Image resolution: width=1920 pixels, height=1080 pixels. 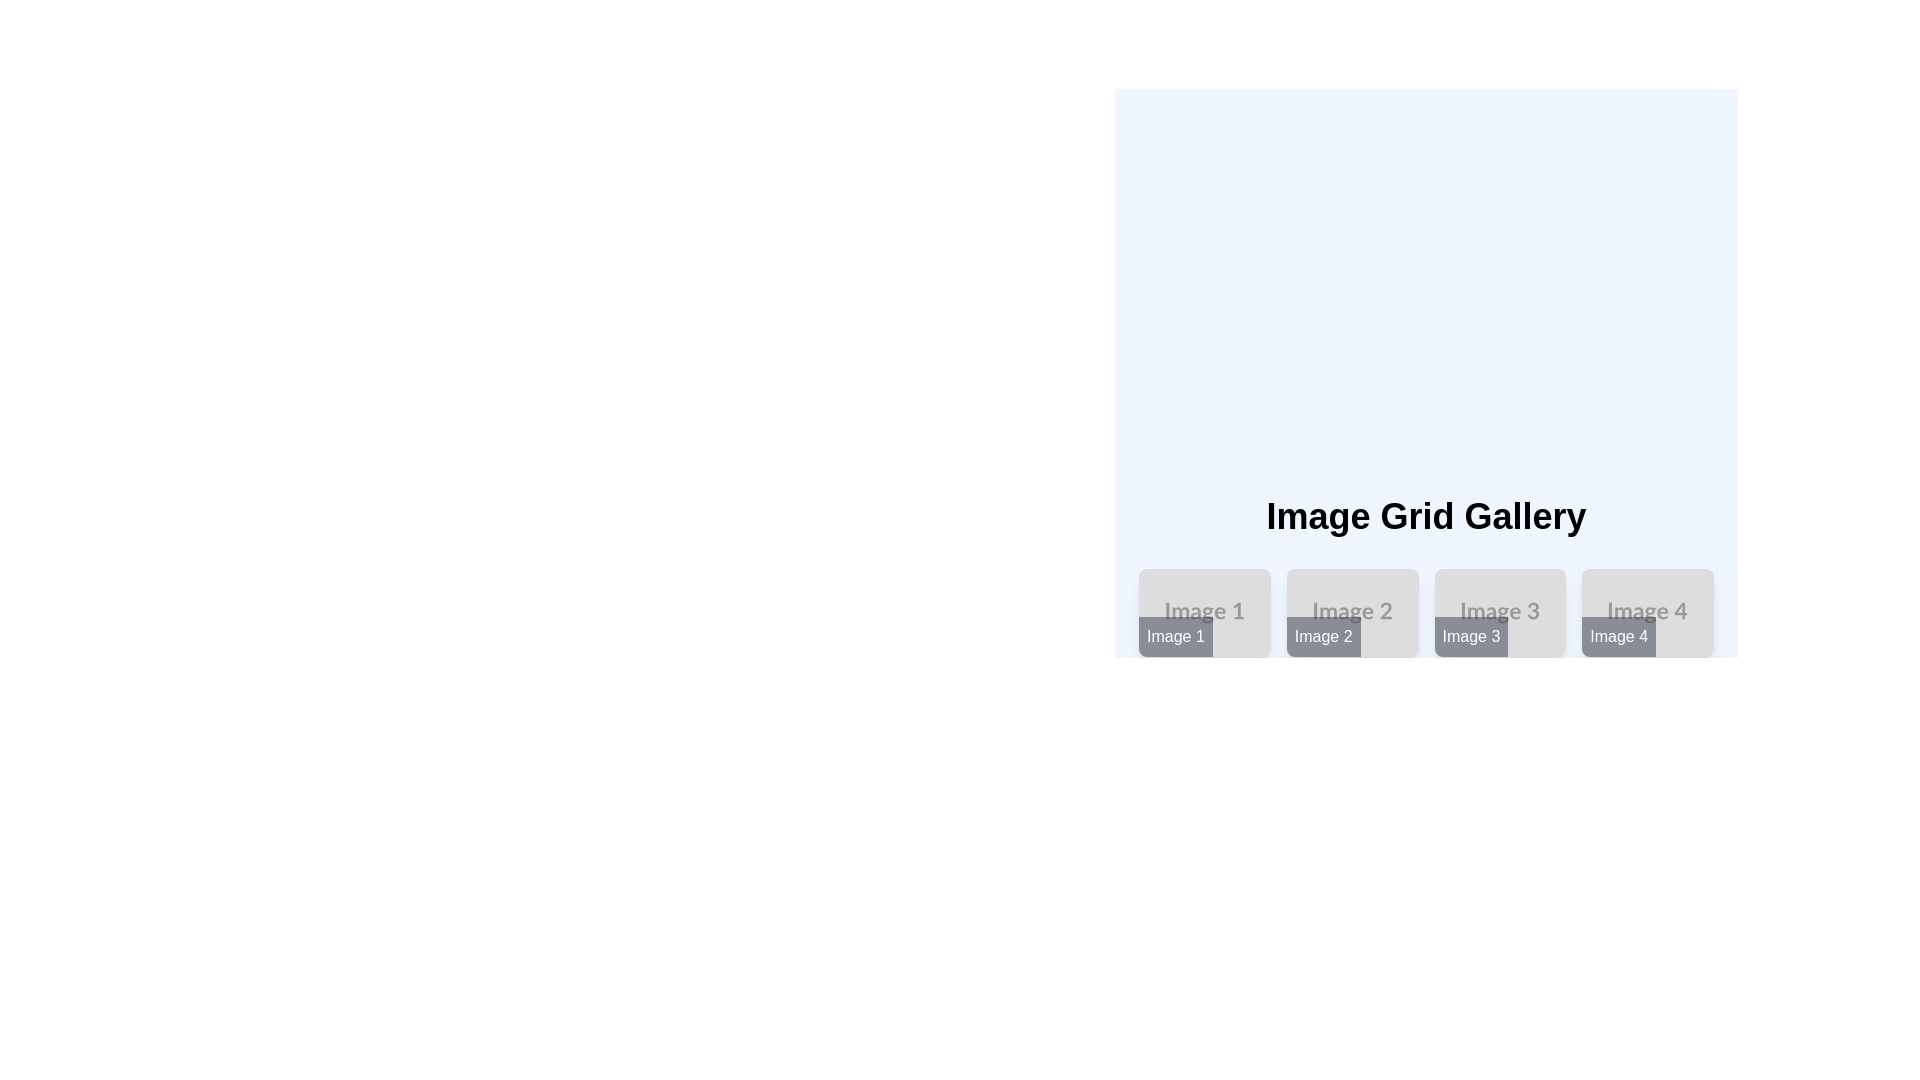 I want to click on the Image card labeled 'Image 4' located in the first row and fourth column of the grid layout, so click(x=1648, y=612).